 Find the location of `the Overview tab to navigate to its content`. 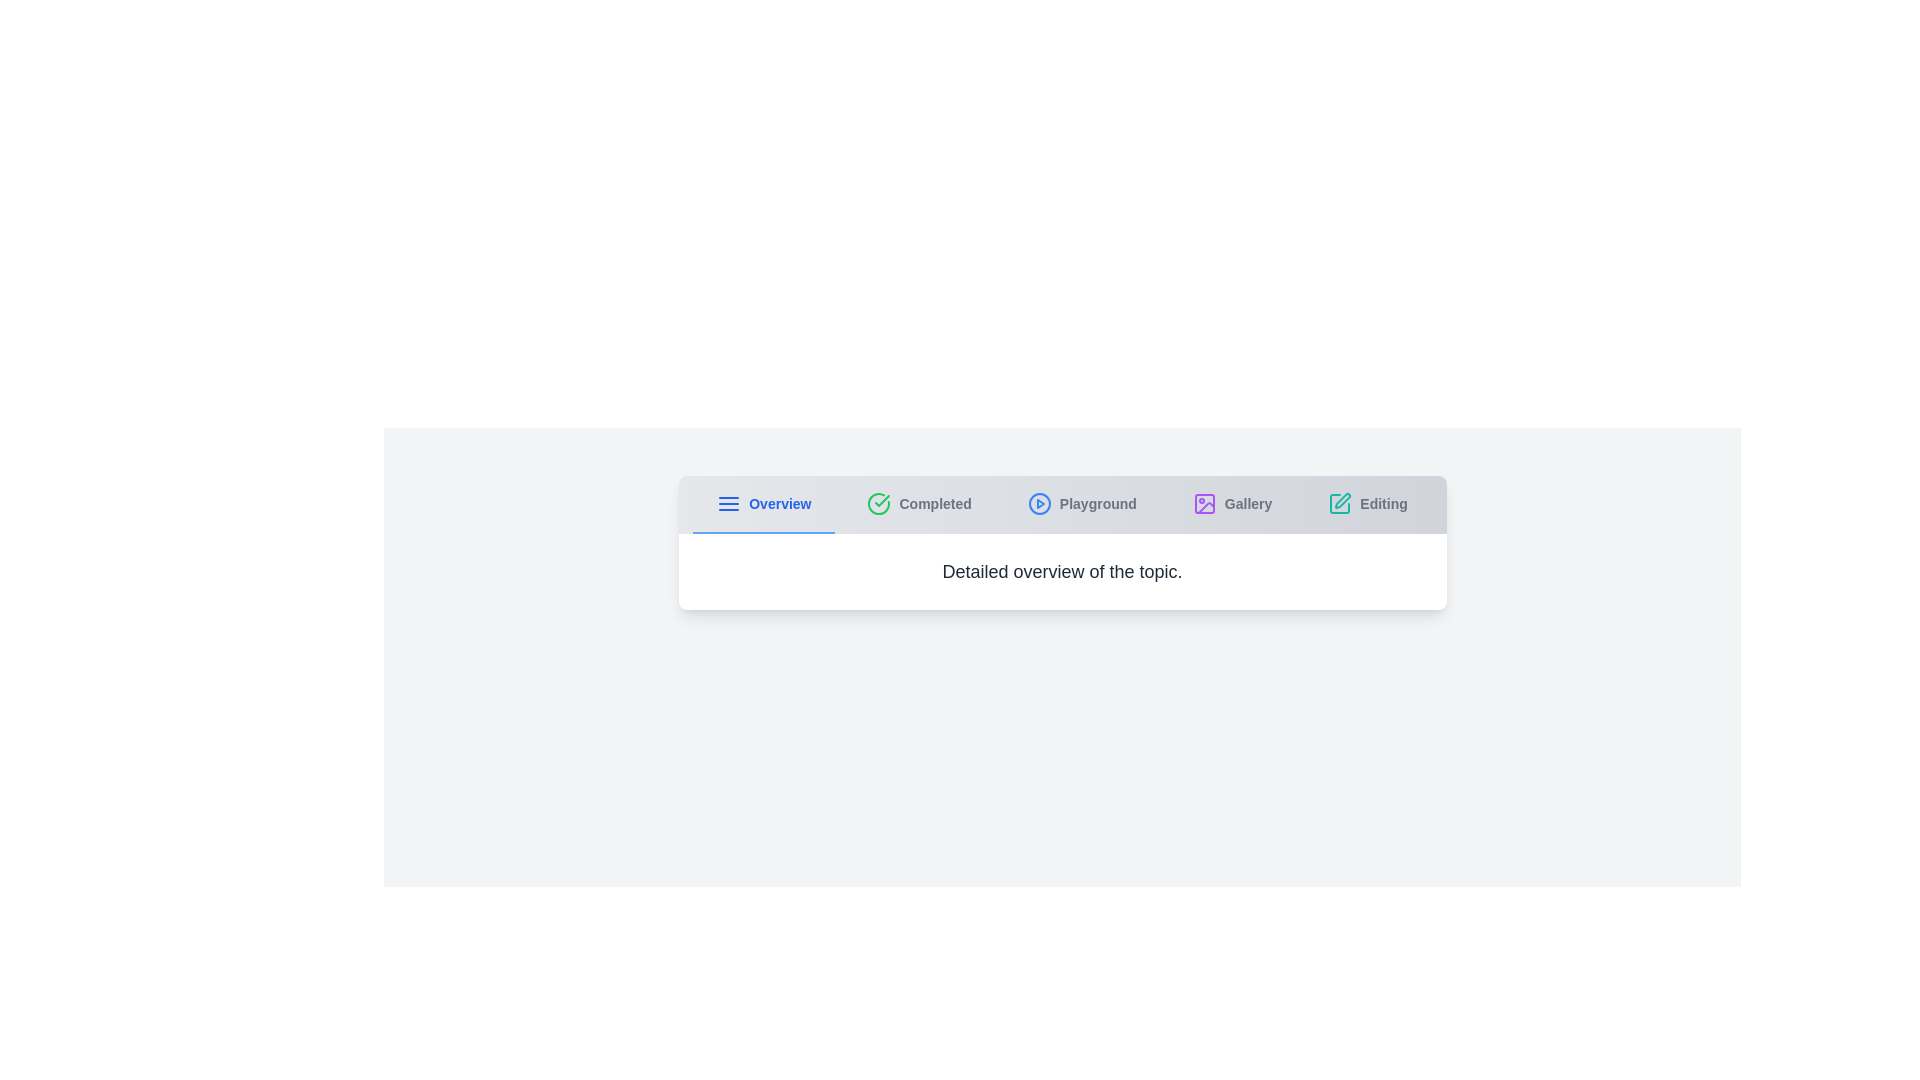

the Overview tab to navigate to its content is located at coordinates (762, 504).